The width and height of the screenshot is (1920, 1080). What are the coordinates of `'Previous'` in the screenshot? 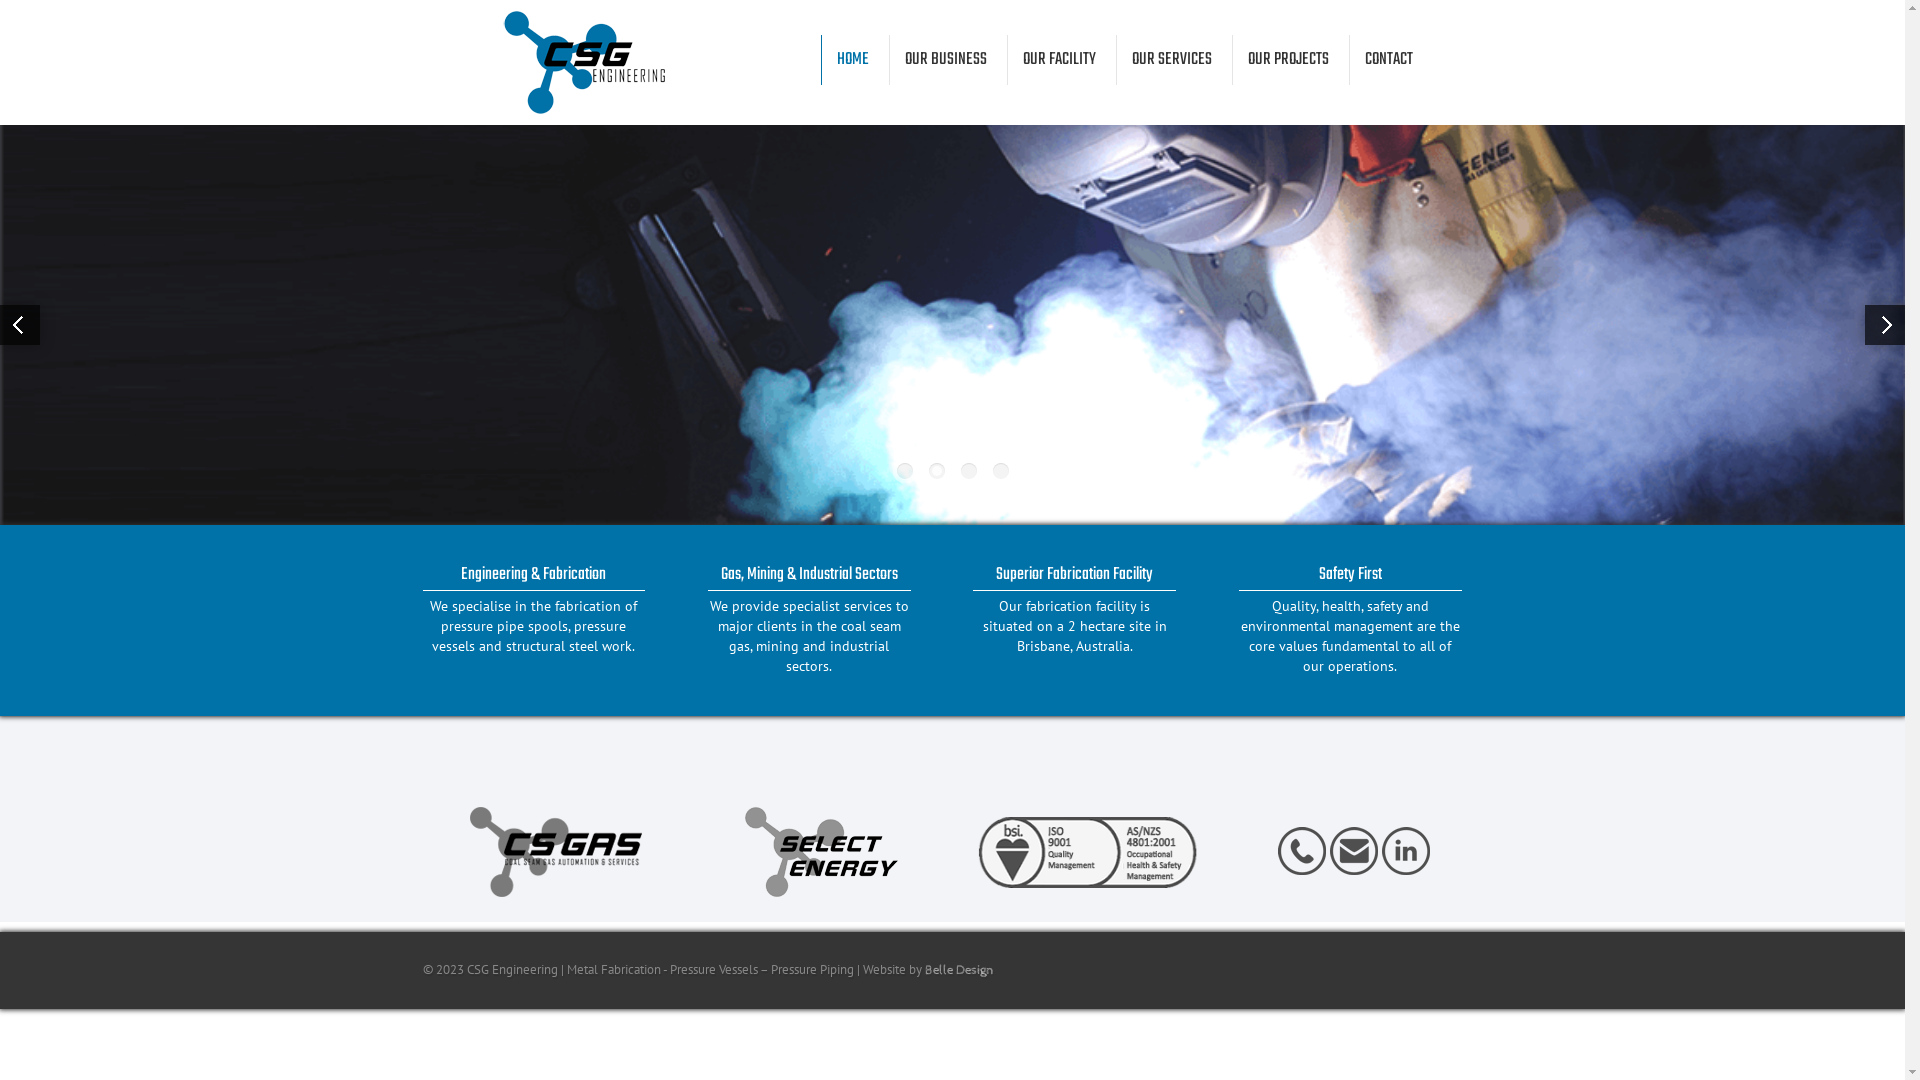 It's located at (0, 323).